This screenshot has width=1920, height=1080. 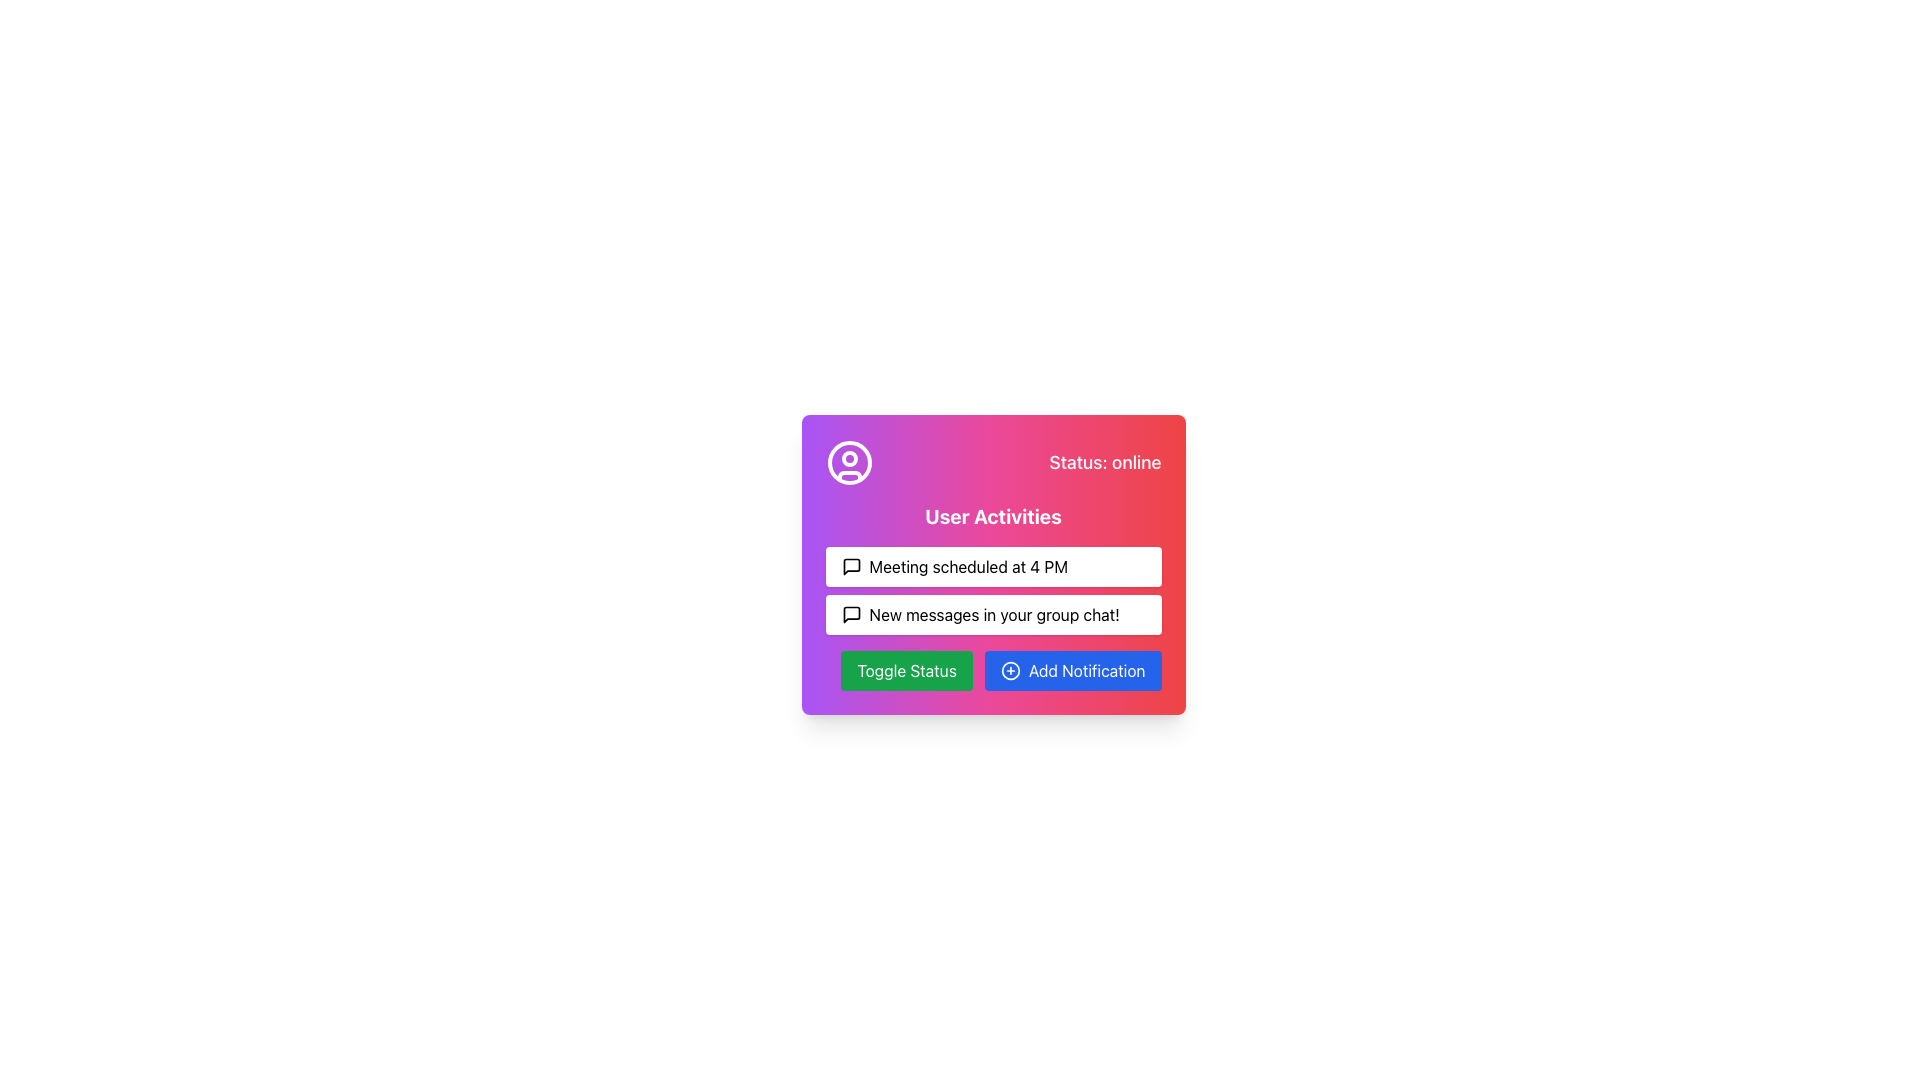 I want to click on attributes of the circular graphic (SVG circle) that forms the background of the 'Add Notification' button located in the bottom-right corner of the card, so click(x=1010, y=671).